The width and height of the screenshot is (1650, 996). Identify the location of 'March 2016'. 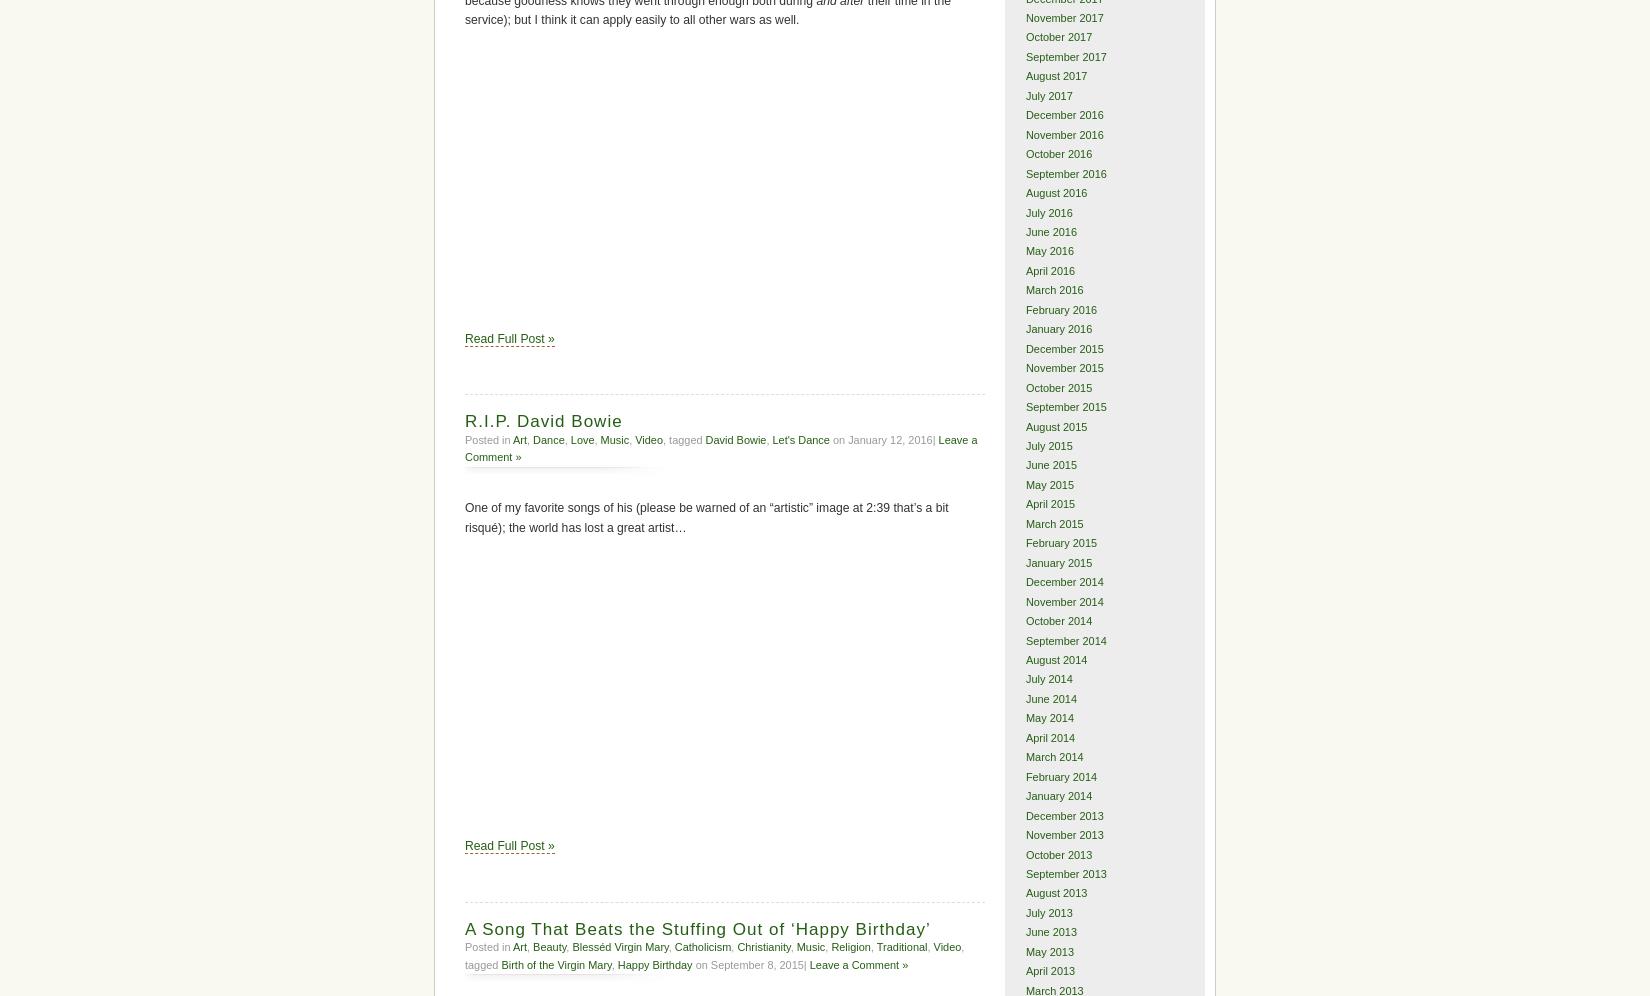
(1054, 290).